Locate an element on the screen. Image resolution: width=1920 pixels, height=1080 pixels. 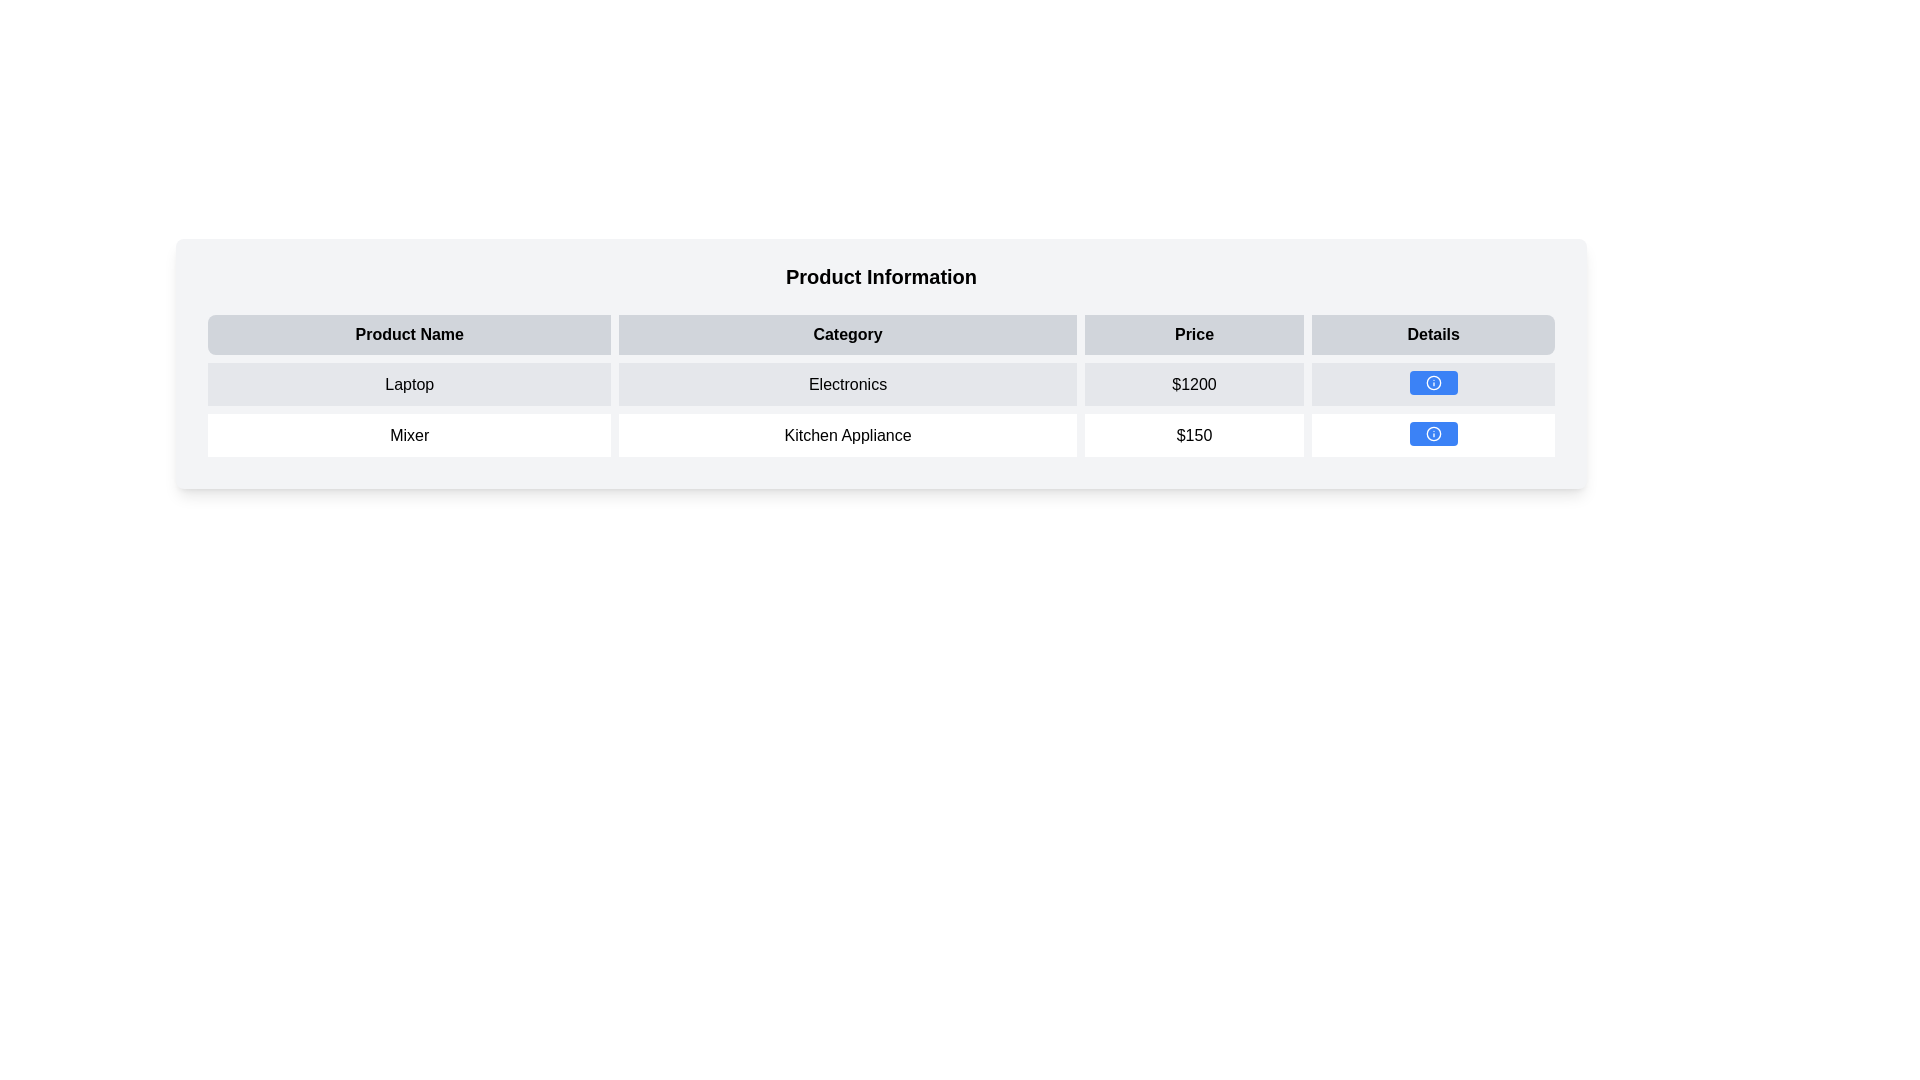
the circular shape with a fine outline inside a blue circular area, located in the 'Details' column of the first row in the product details table is located at coordinates (1432, 433).